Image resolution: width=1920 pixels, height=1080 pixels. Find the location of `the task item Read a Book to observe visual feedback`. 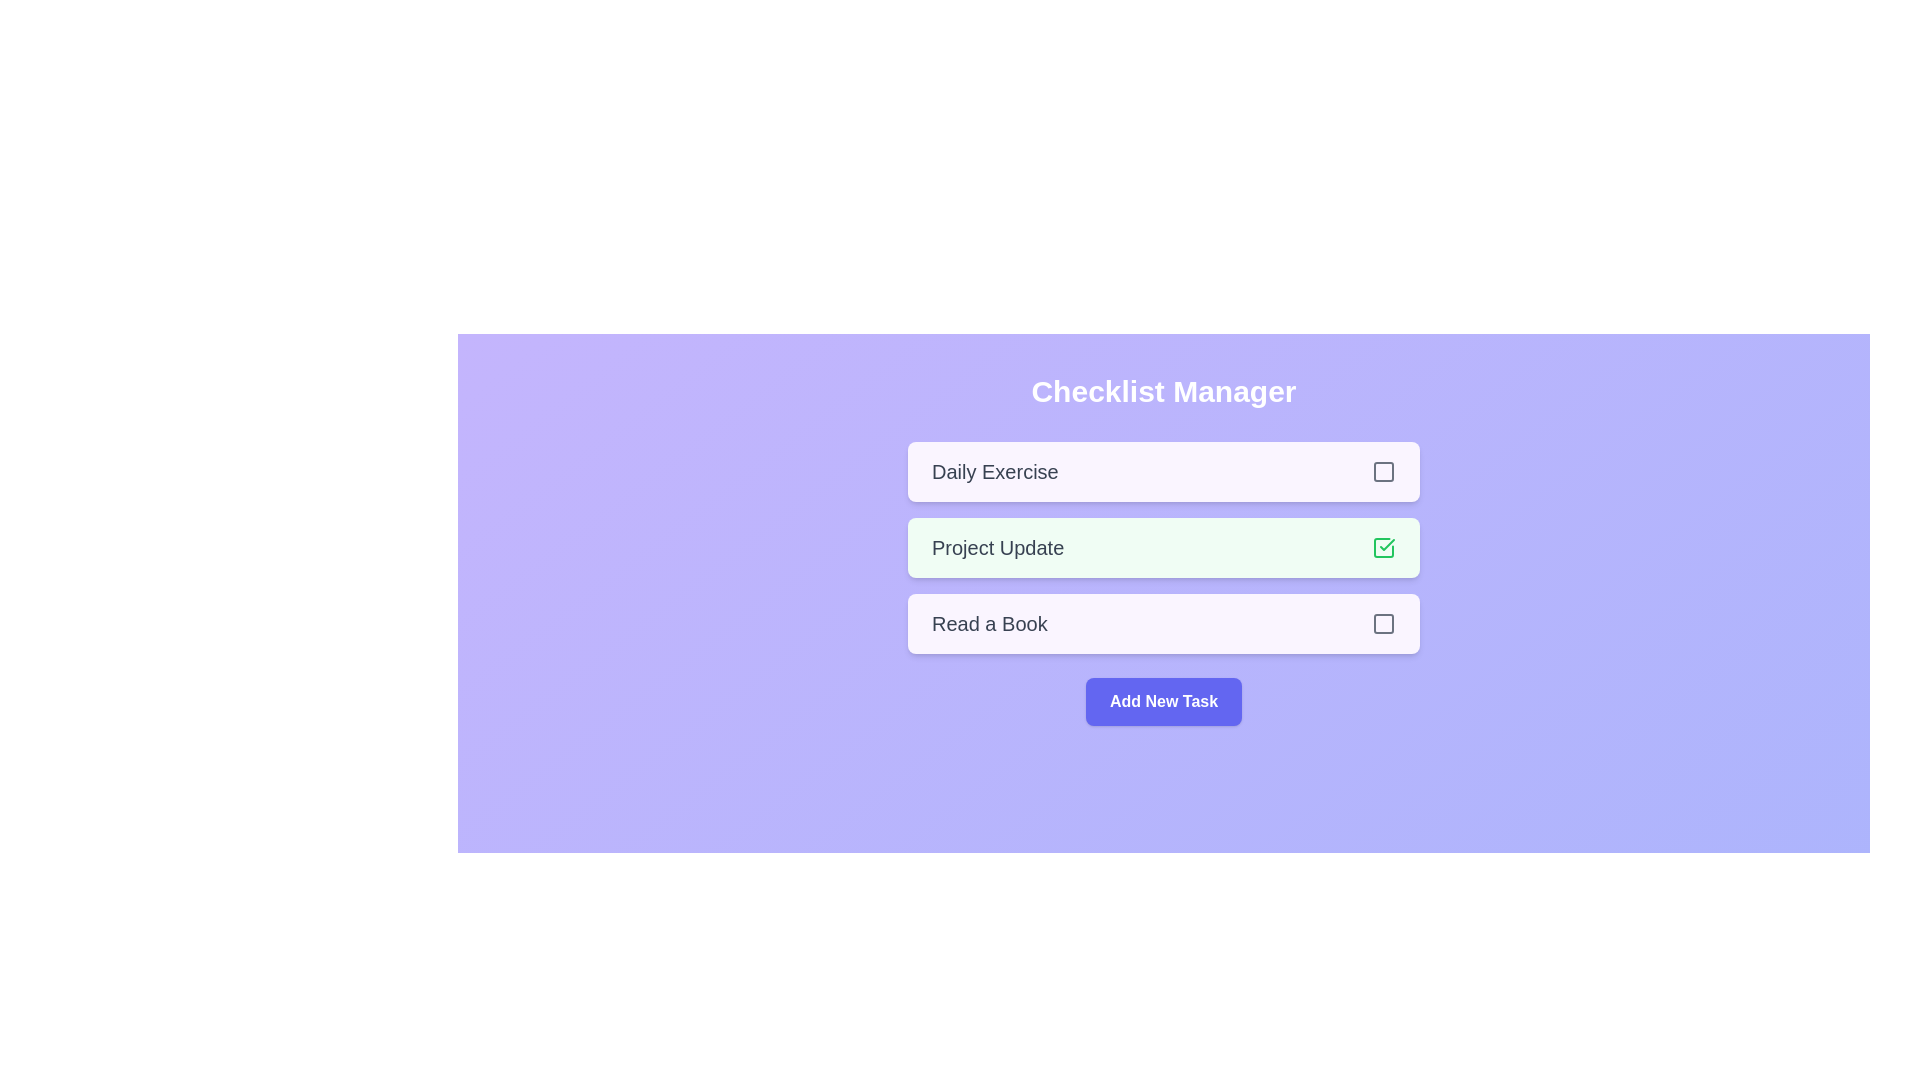

the task item Read a Book to observe visual feedback is located at coordinates (1163, 623).